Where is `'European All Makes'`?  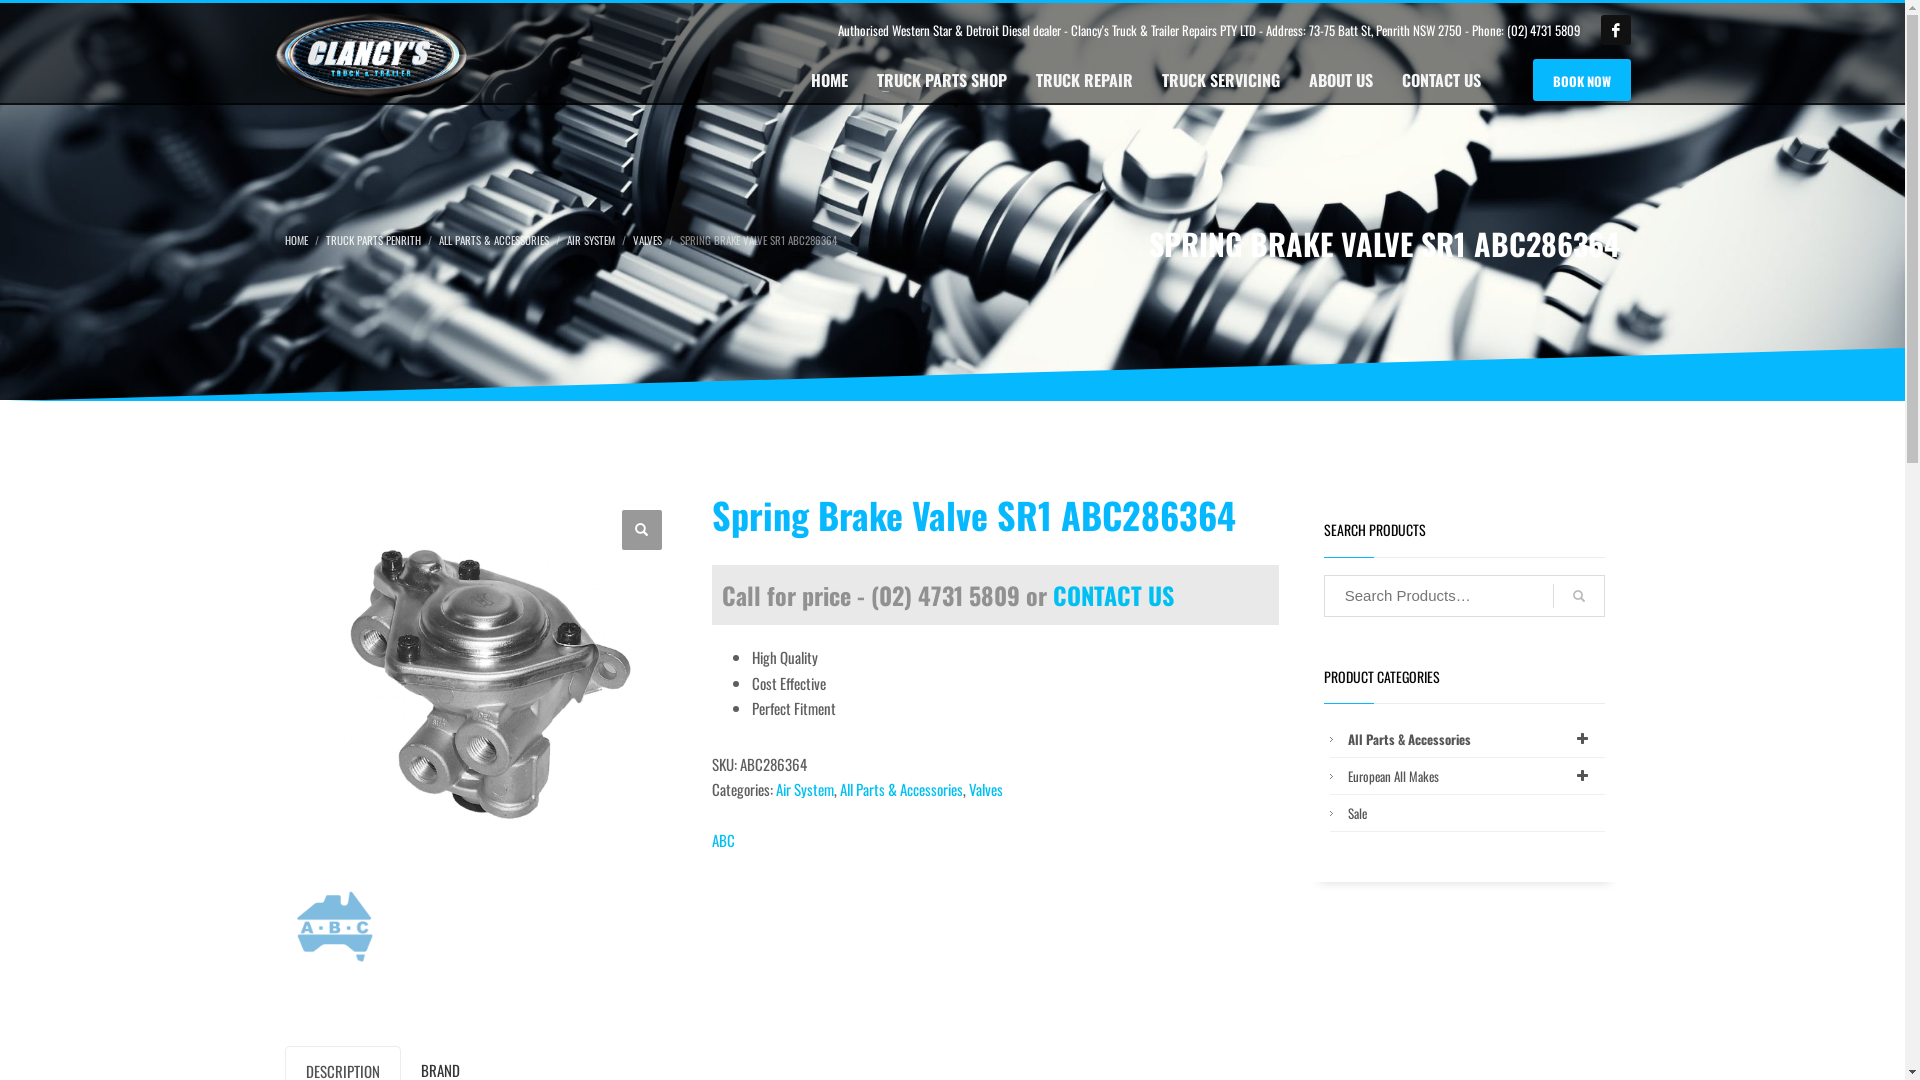
'European All Makes' is located at coordinates (1473, 774).